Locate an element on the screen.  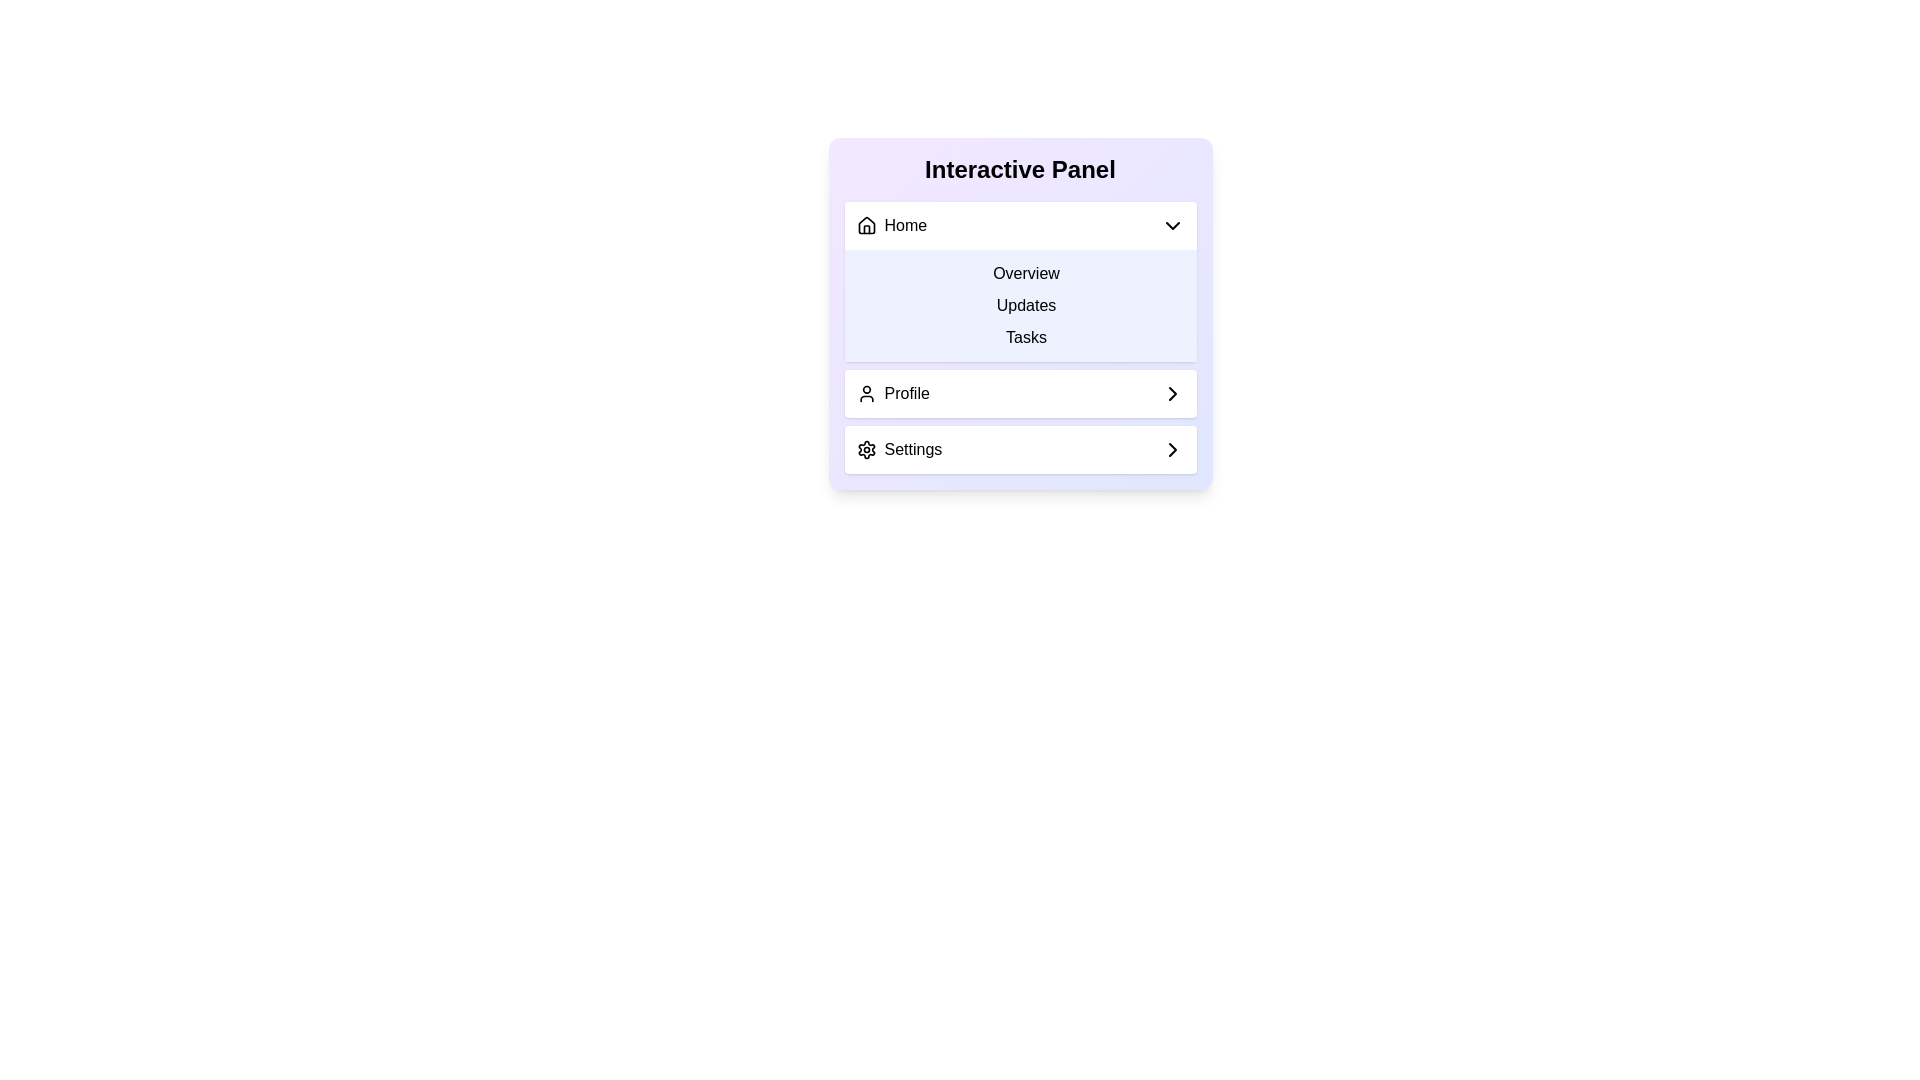
the 'Updates' button, which is the second item in the vertically aligned menu list, located below 'Overview' and above 'Tasks', styled with a light indigo background and changes color to indigo on hover is located at coordinates (1026, 305).